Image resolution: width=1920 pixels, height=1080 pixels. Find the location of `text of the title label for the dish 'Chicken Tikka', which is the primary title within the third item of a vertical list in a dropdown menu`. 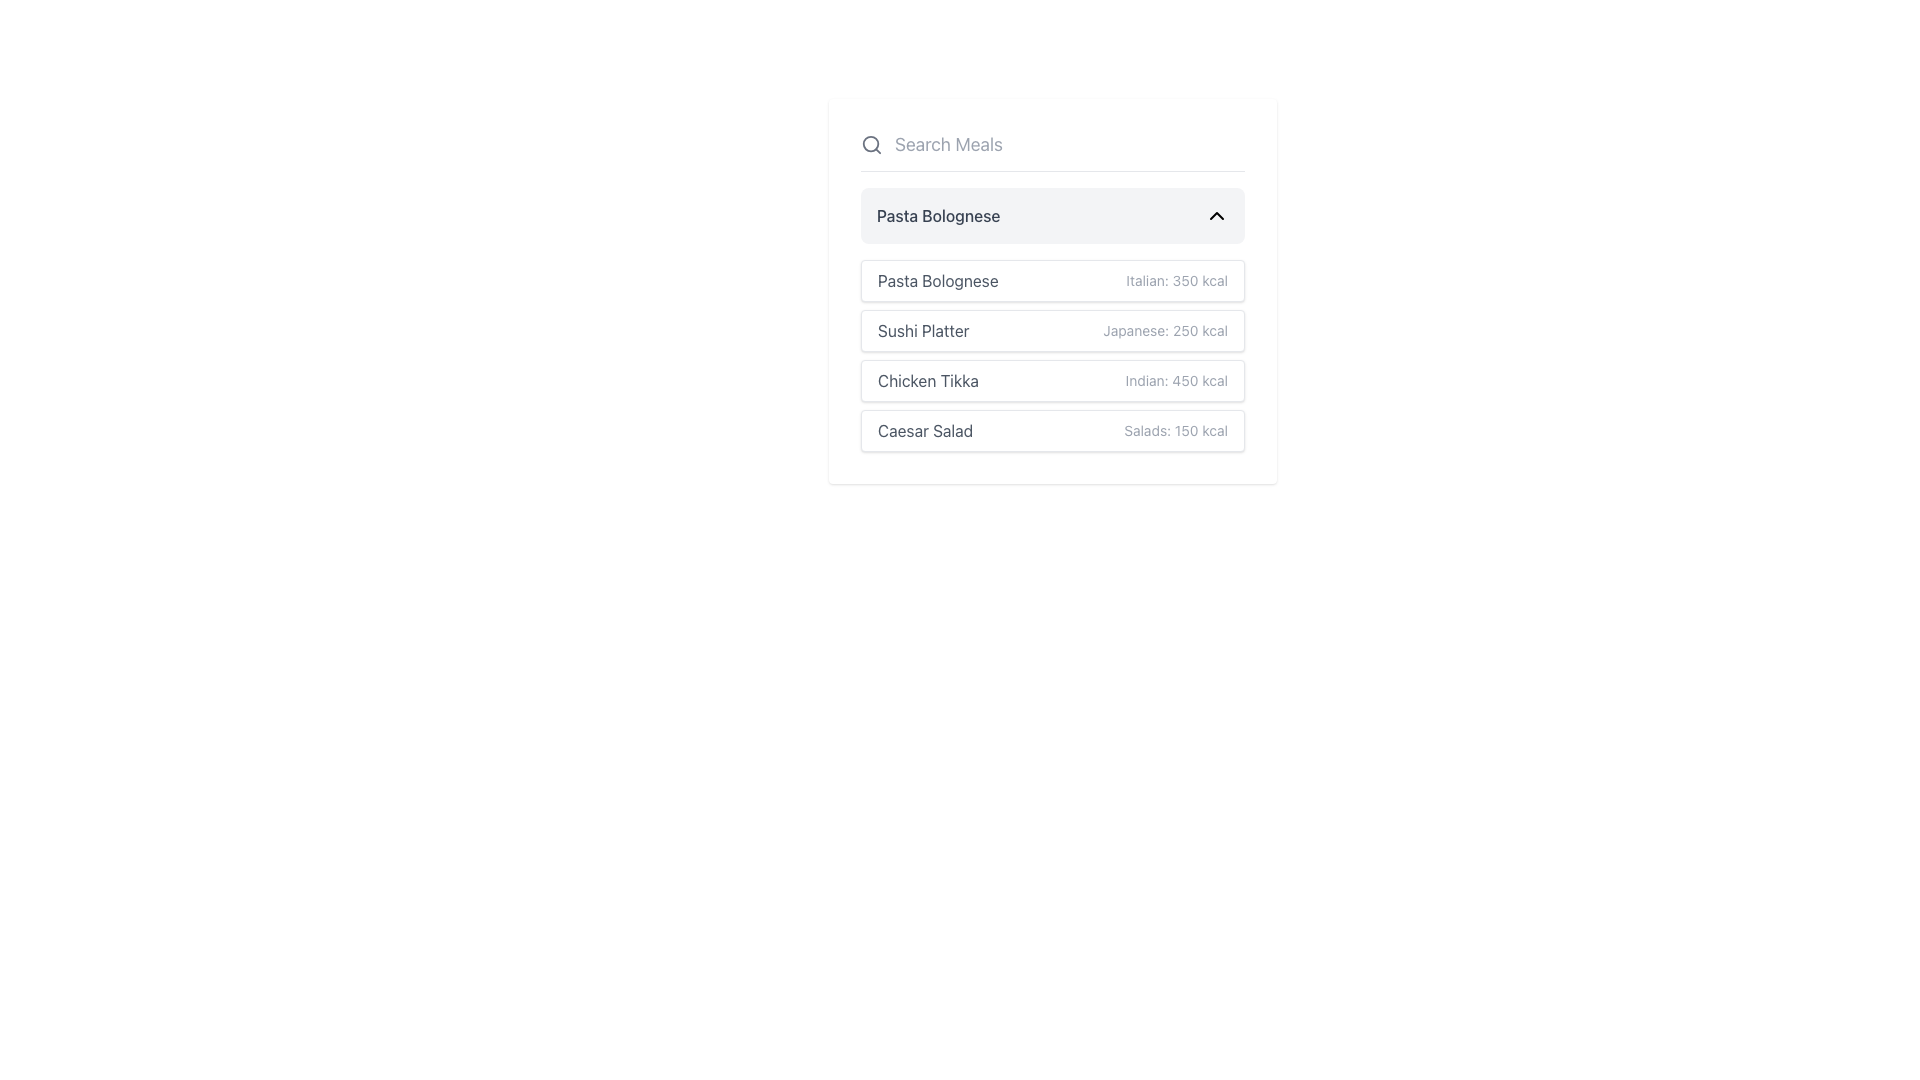

text of the title label for the dish 'Chicken Tikka', which is the primary title within the third item of a vertical list in a dropdown menu is located at coordinates (927, 381).